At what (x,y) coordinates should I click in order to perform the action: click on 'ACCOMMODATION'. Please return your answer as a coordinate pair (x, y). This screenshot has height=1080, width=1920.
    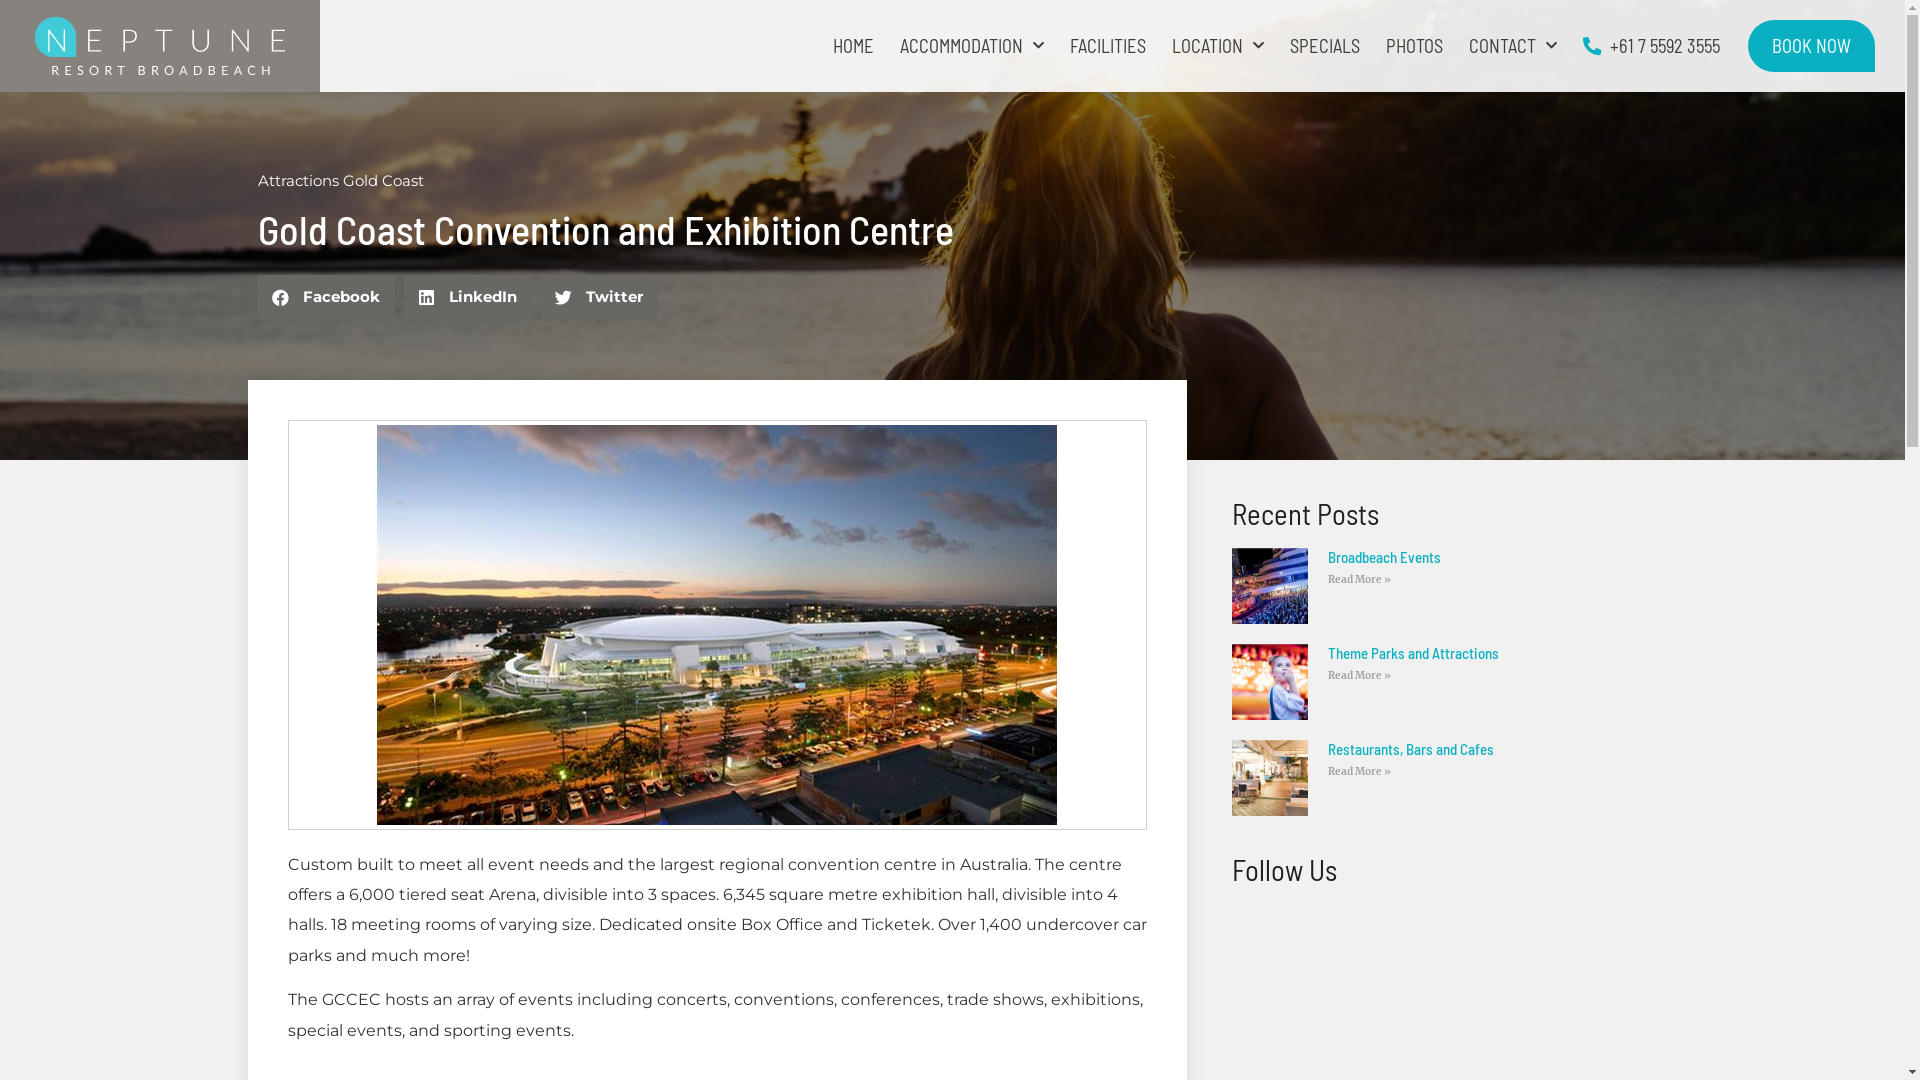
    Looking at the image, I should click on (971, 45).